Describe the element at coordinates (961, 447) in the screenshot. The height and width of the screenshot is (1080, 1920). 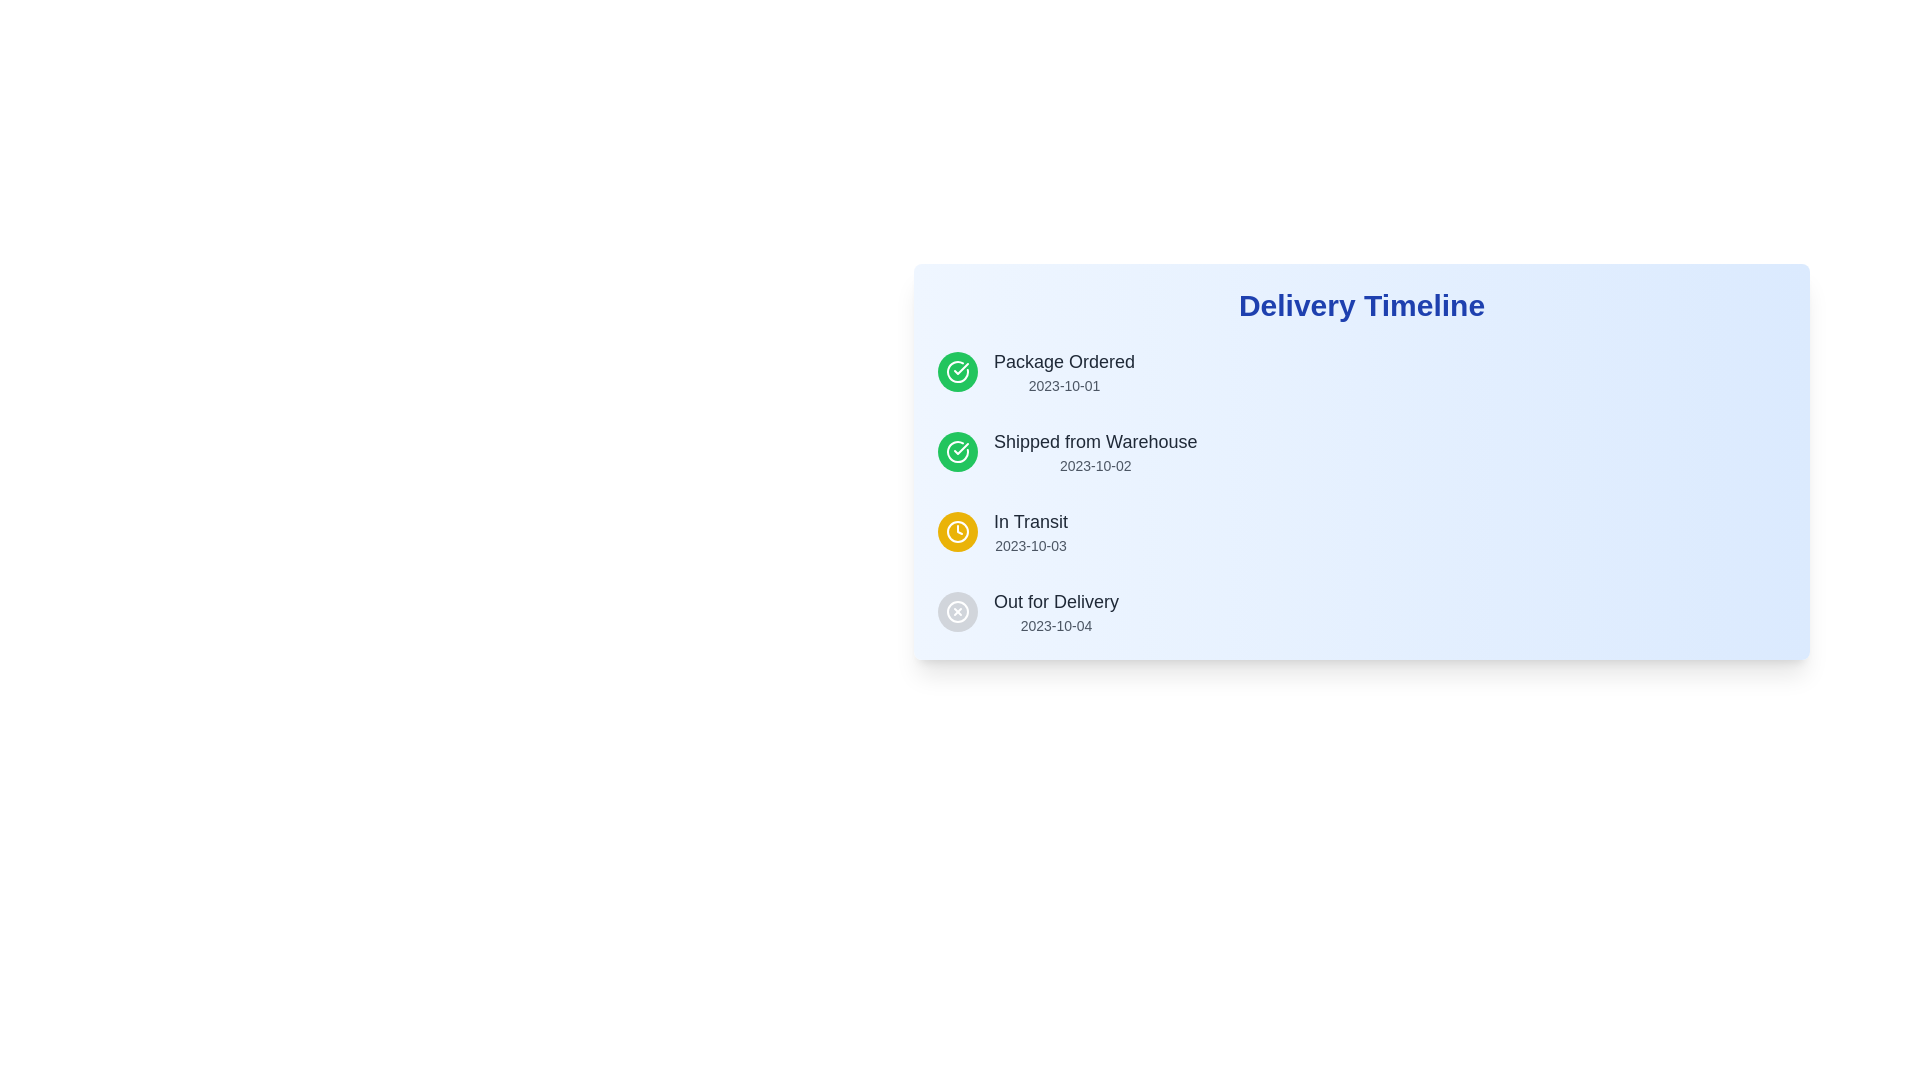
I see `the green circular icon that indicates the completion of the 'Package Ordered' stage in the delivery timeline, which is aligned with the text 'Package Ordered' to its right` at that location.